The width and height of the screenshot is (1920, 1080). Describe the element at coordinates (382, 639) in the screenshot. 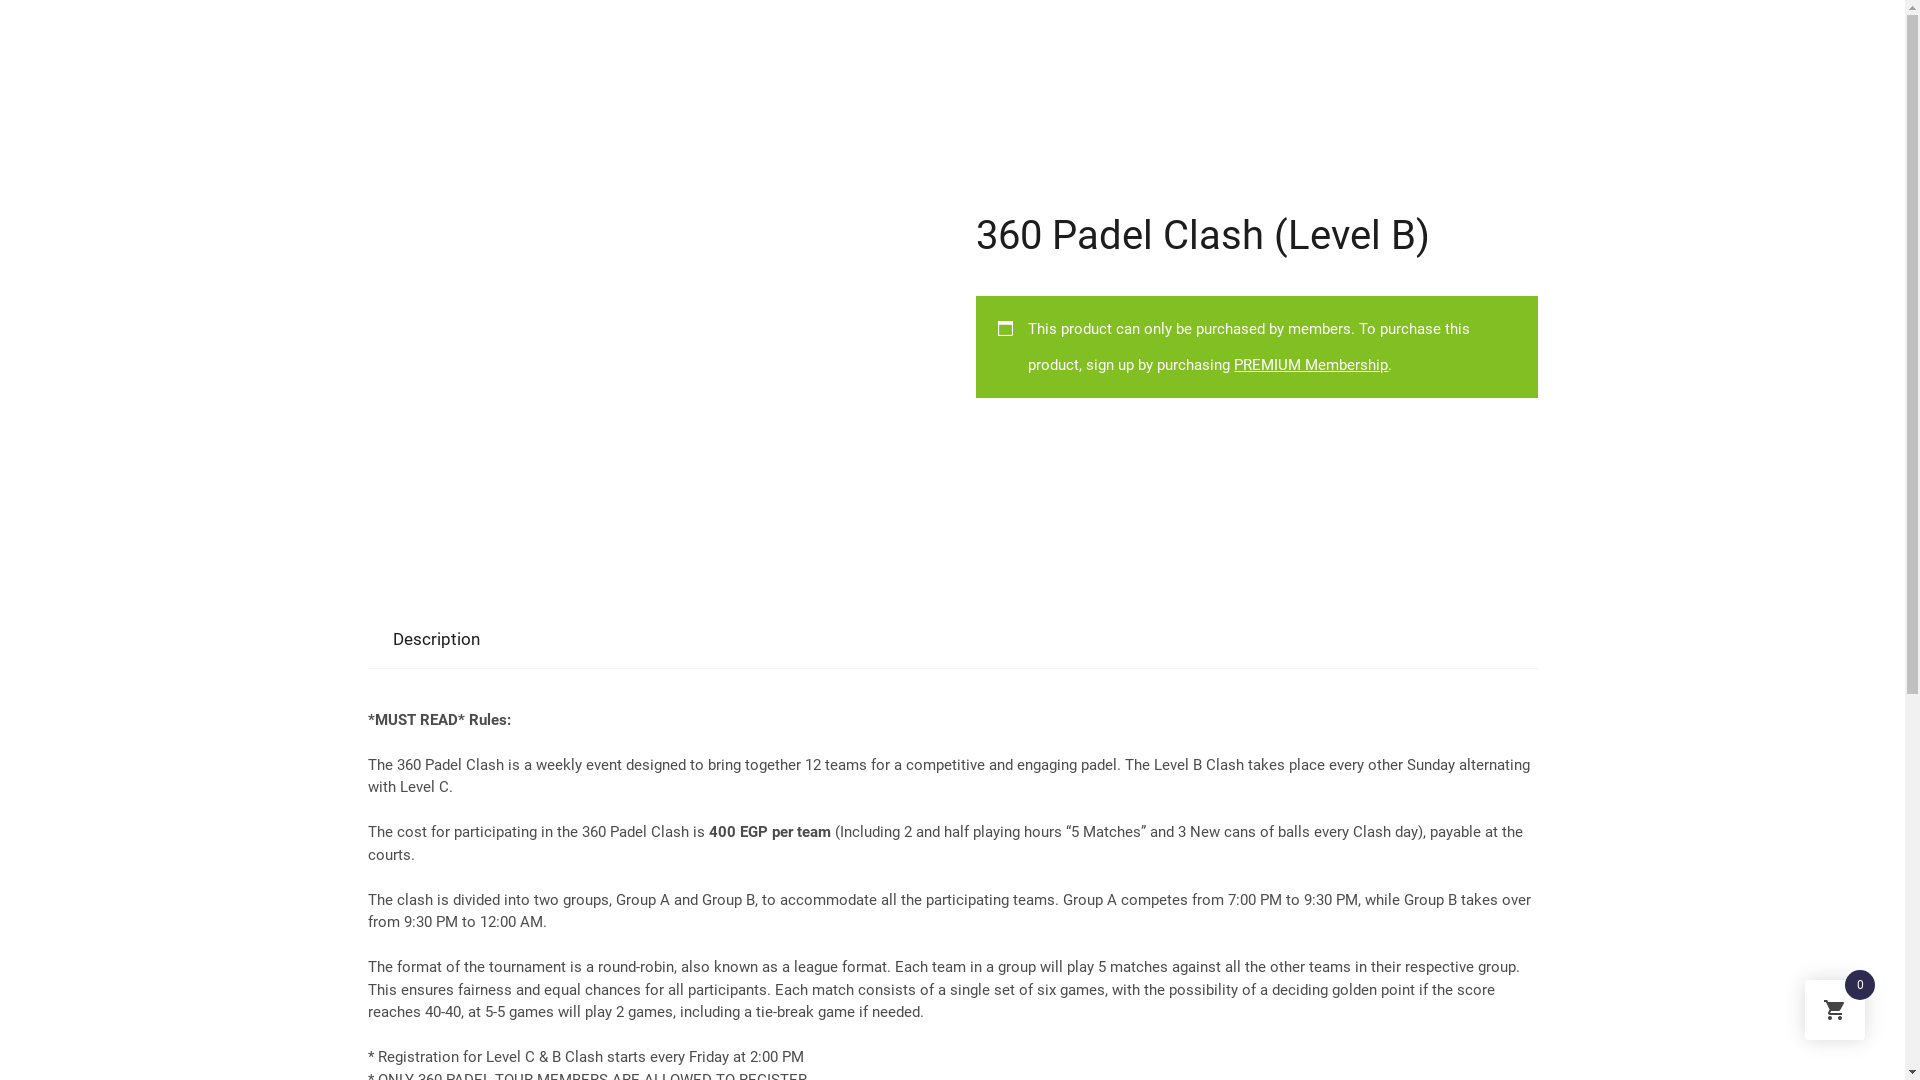

I see `'Description'` at that location.